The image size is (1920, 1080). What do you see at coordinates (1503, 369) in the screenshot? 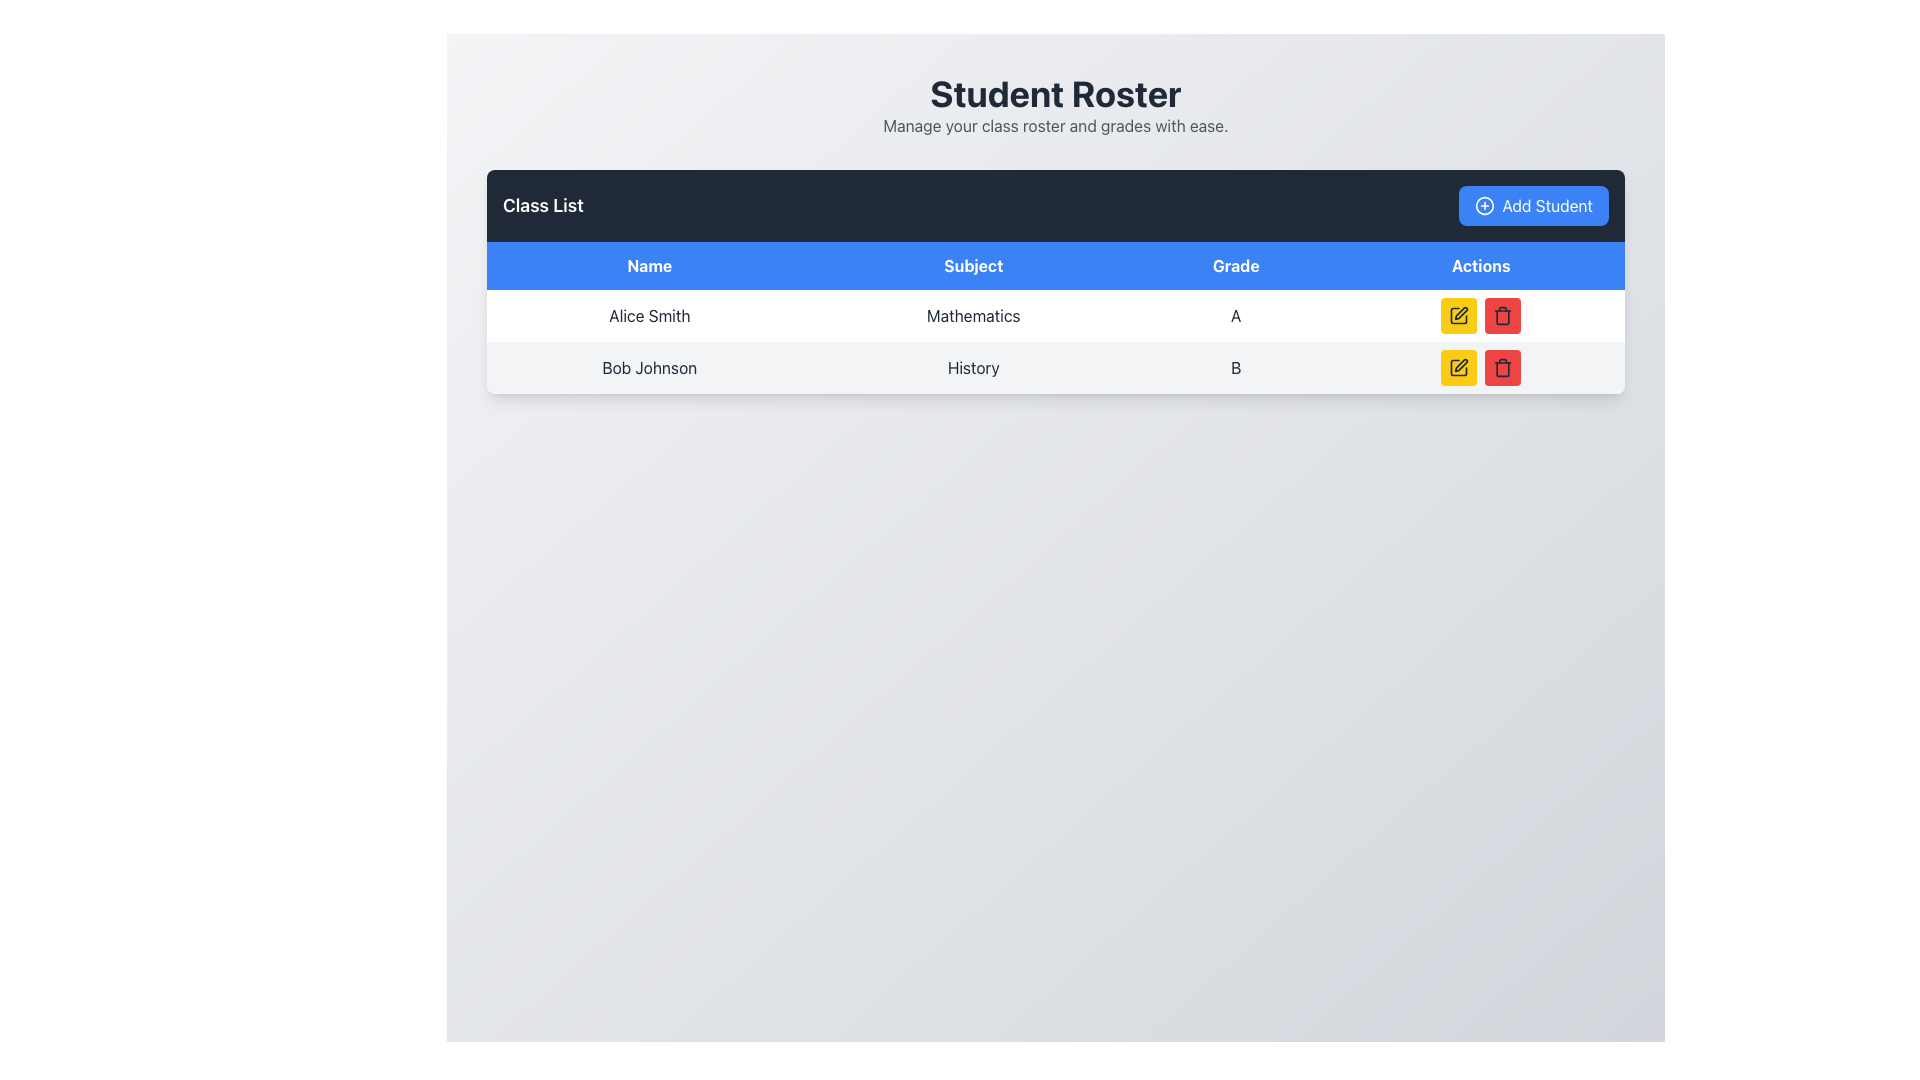
I see `the red trash can icon in the 'Actions' column of the 'Class List' table` at bounding box center [1503, 369].